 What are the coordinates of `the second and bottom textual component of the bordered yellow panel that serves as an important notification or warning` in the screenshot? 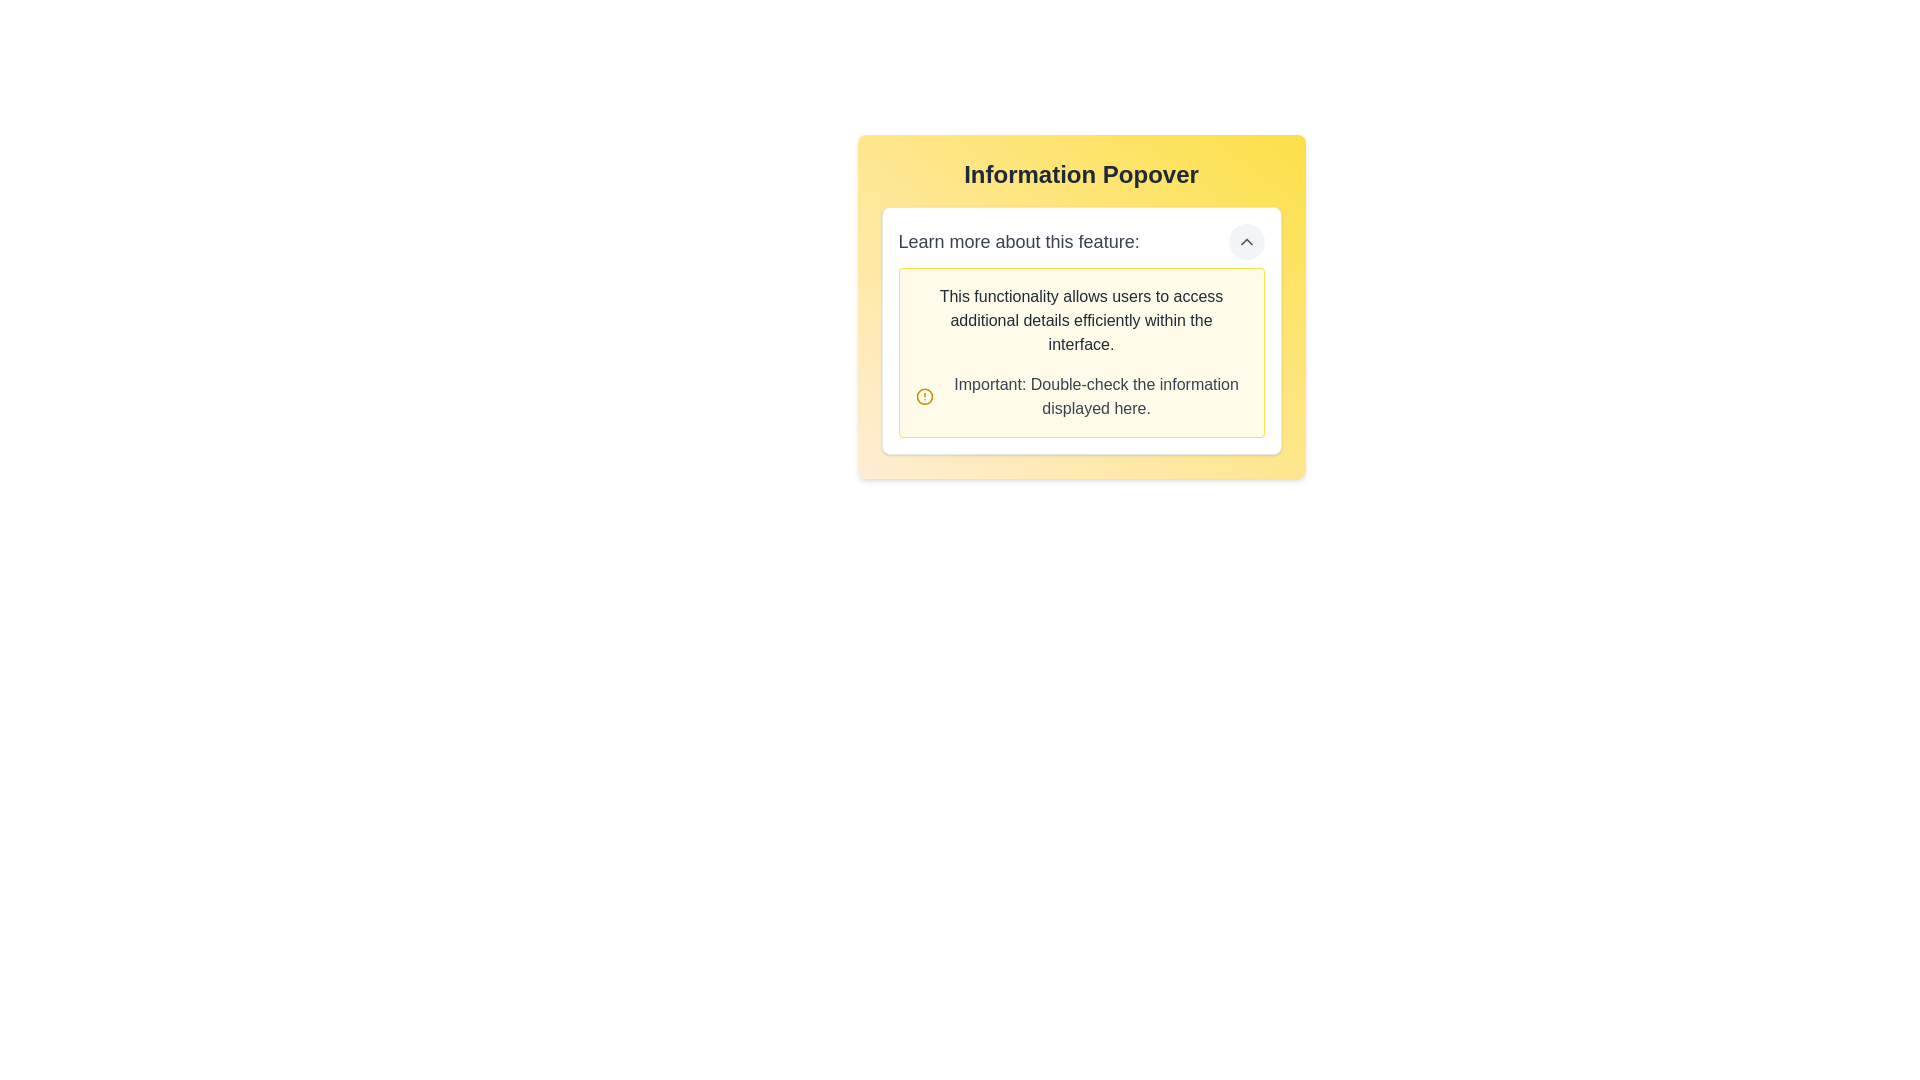 It's located at (1080, 397).